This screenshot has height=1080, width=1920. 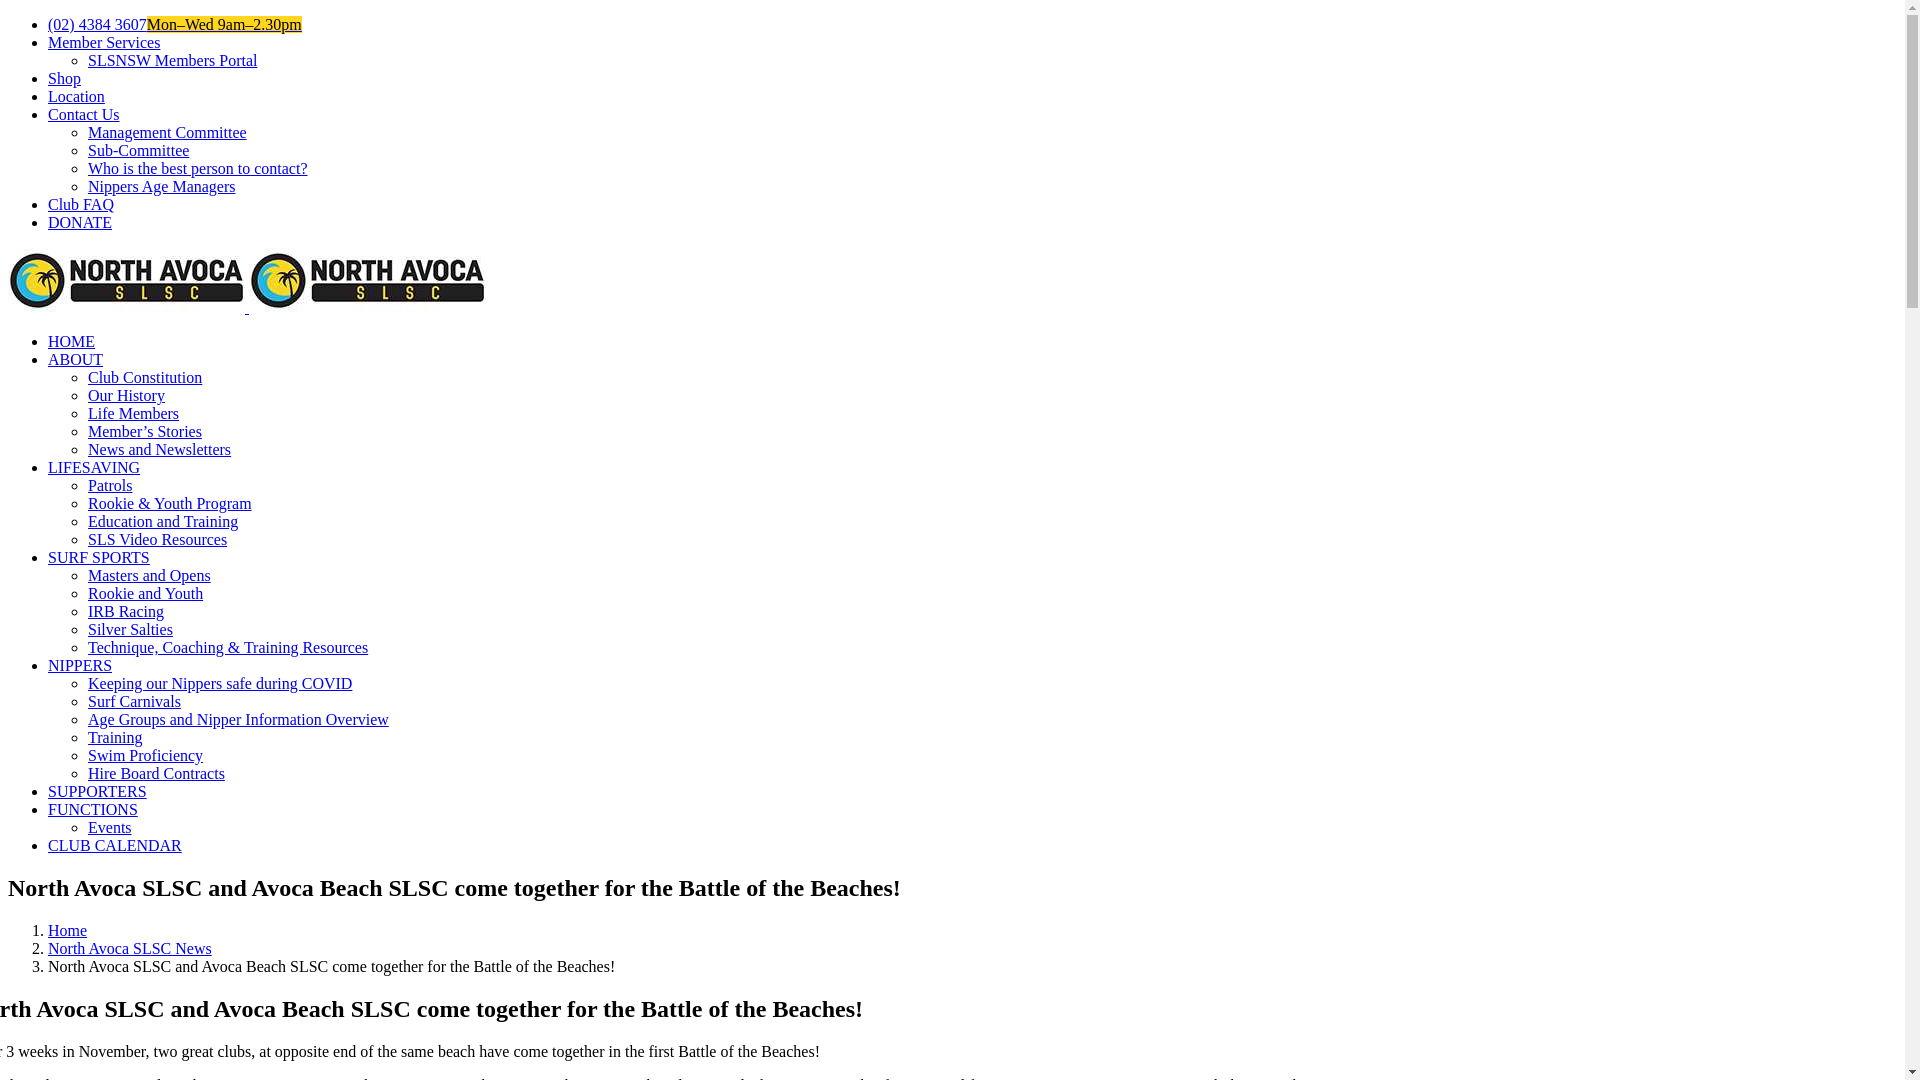 What do you see at coordinates (93, 467) in the screenshot?
I see `'LIFESAVING'` at bounding box center [93, 467].